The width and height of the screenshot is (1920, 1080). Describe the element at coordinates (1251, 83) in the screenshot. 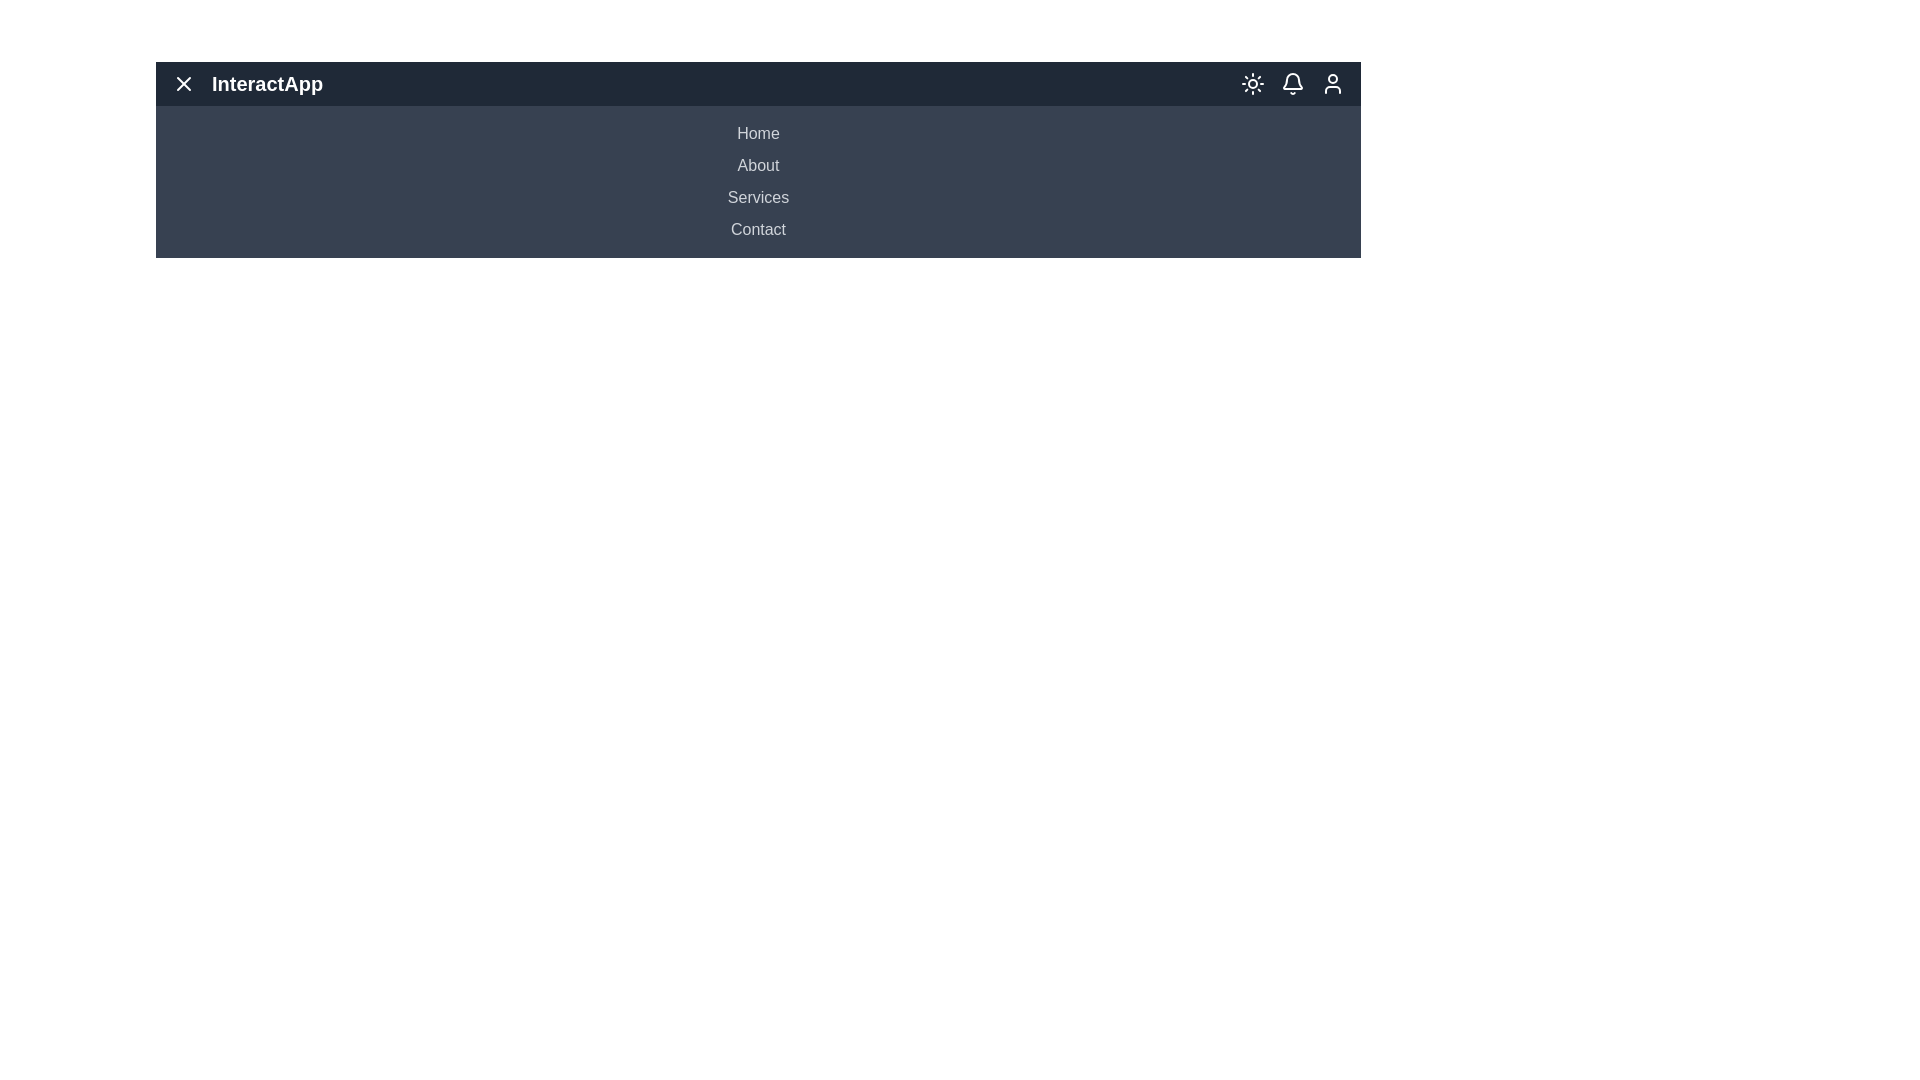

I see `the dark mode toggle button to switch between dark and light mode` at that location.